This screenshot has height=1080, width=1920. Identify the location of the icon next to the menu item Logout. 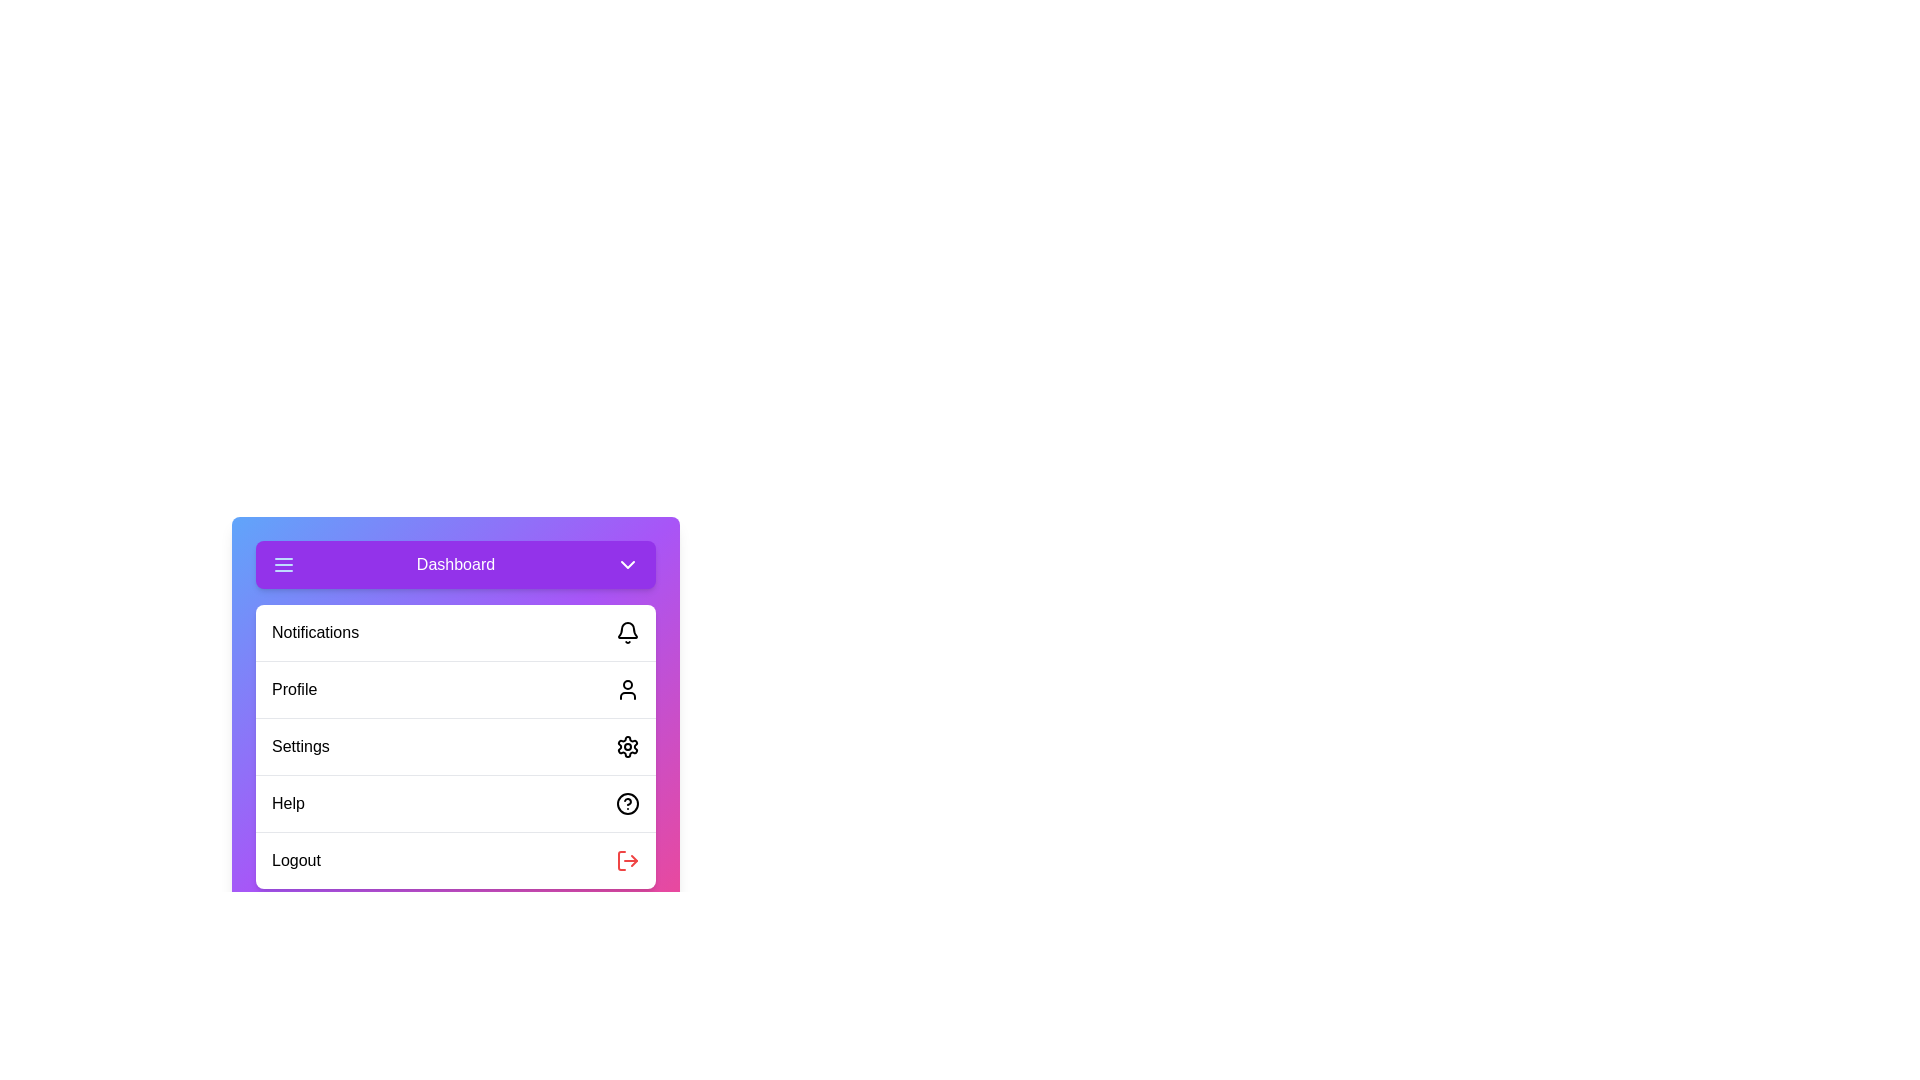
(627, 859).